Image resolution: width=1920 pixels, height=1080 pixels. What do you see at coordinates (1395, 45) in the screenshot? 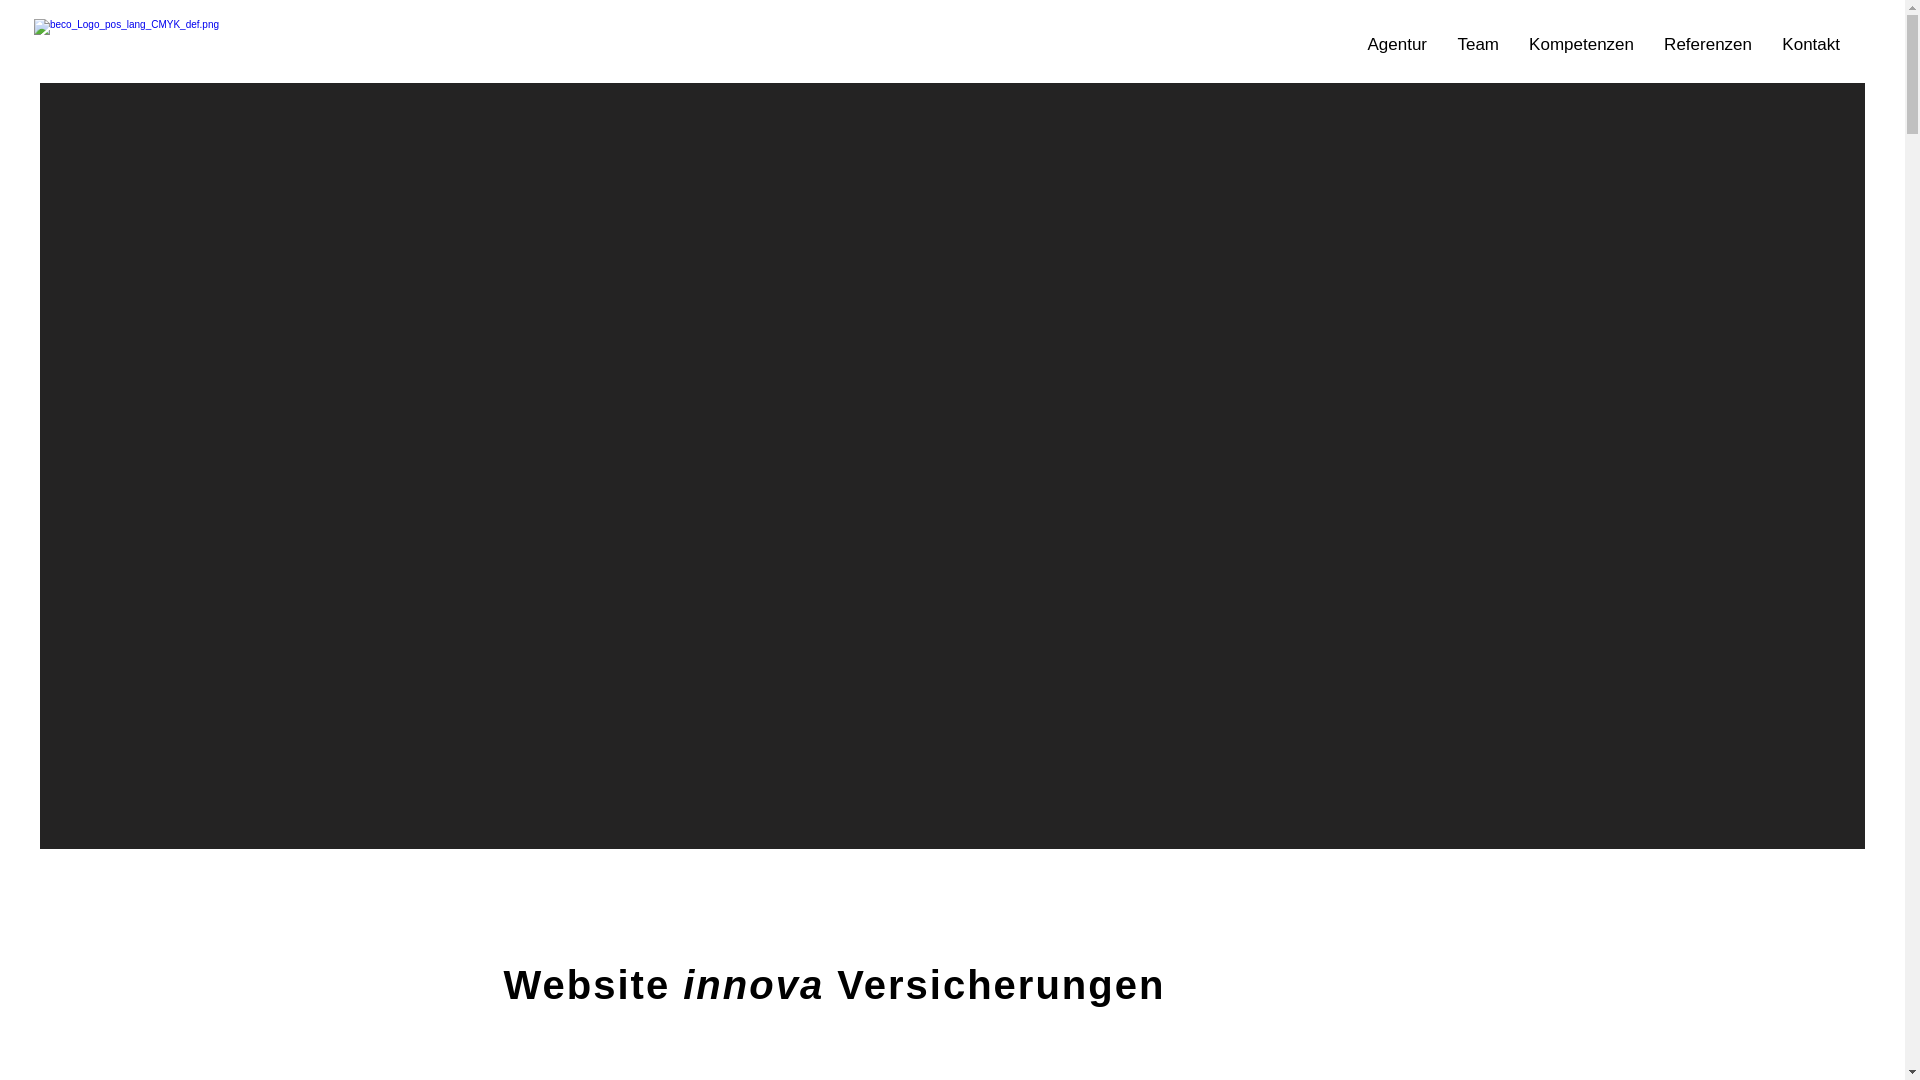
I see `'Agentur'` at bounding box center [1395, 45].